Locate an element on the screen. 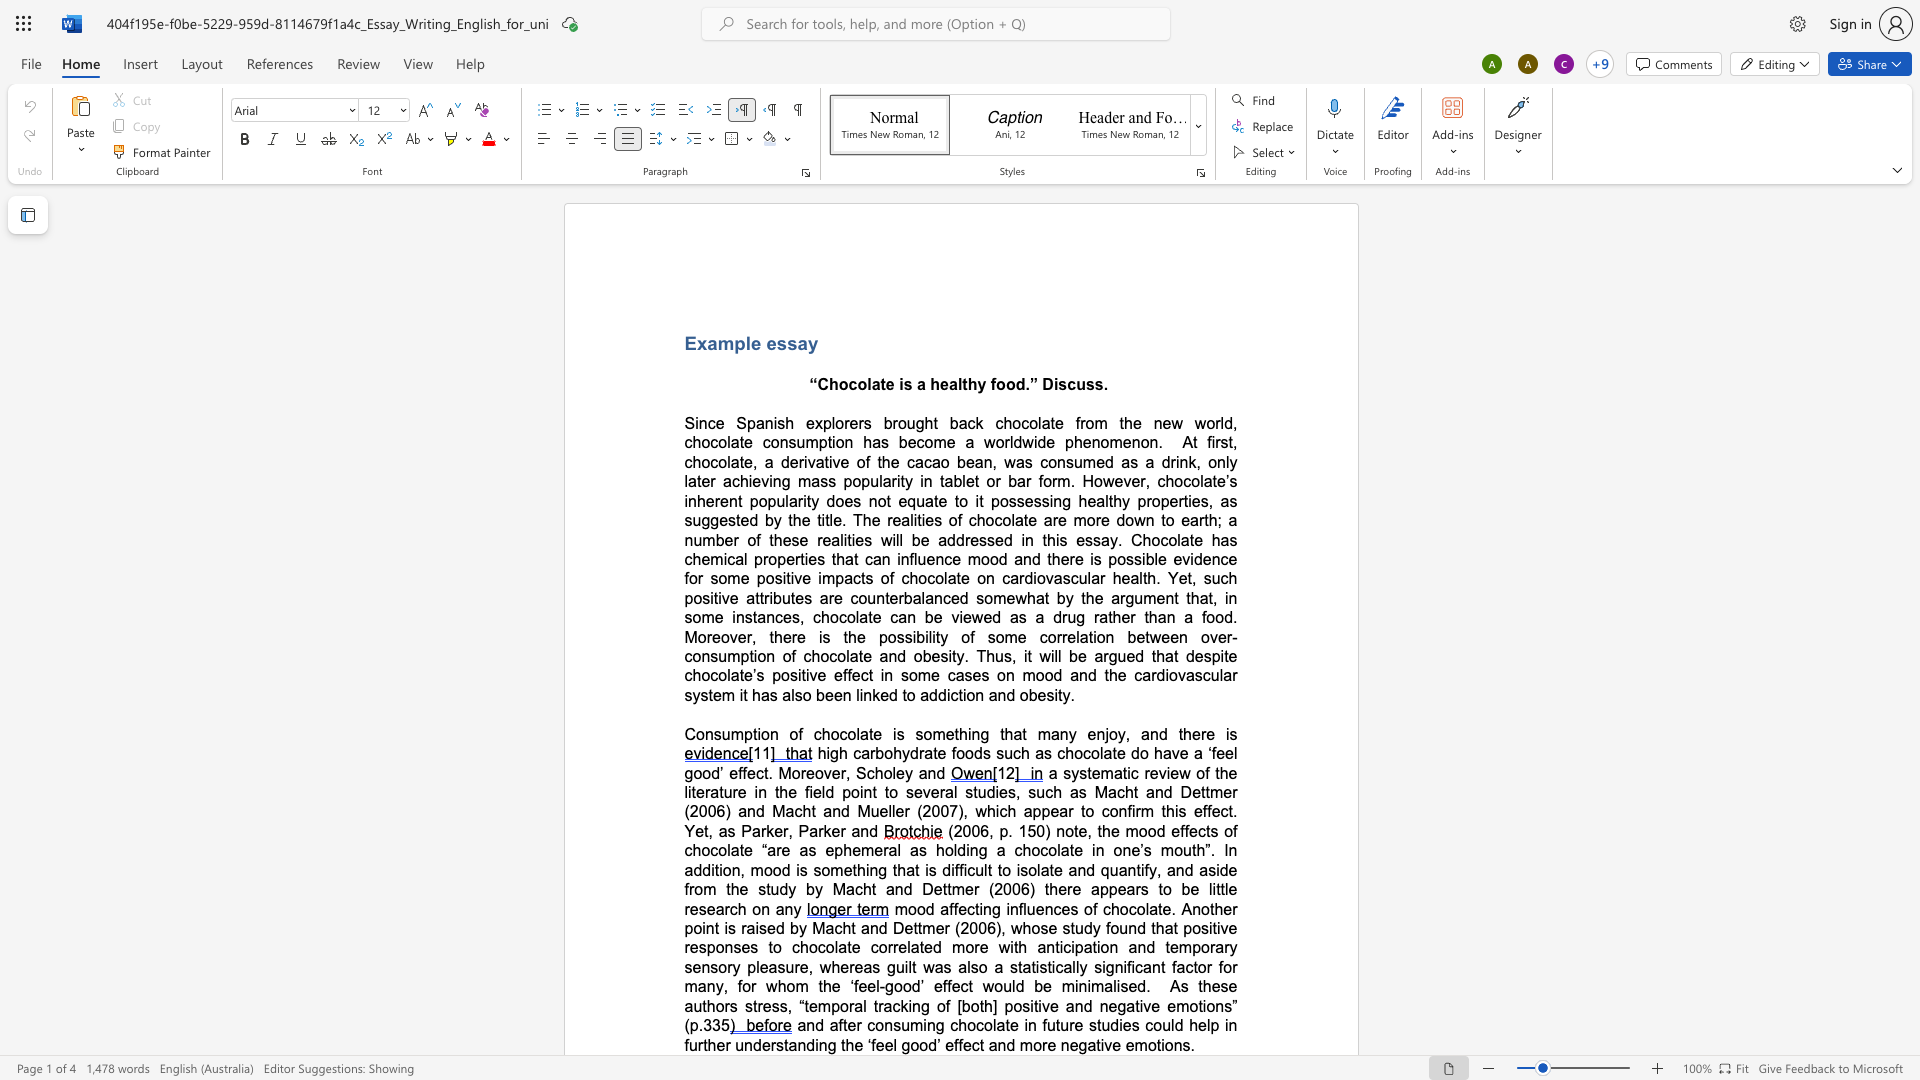 The height and width of the screenshot is (1080, 1920). the space between the continuous character "s" and "a" in the text is located at coordinates (796, 342).